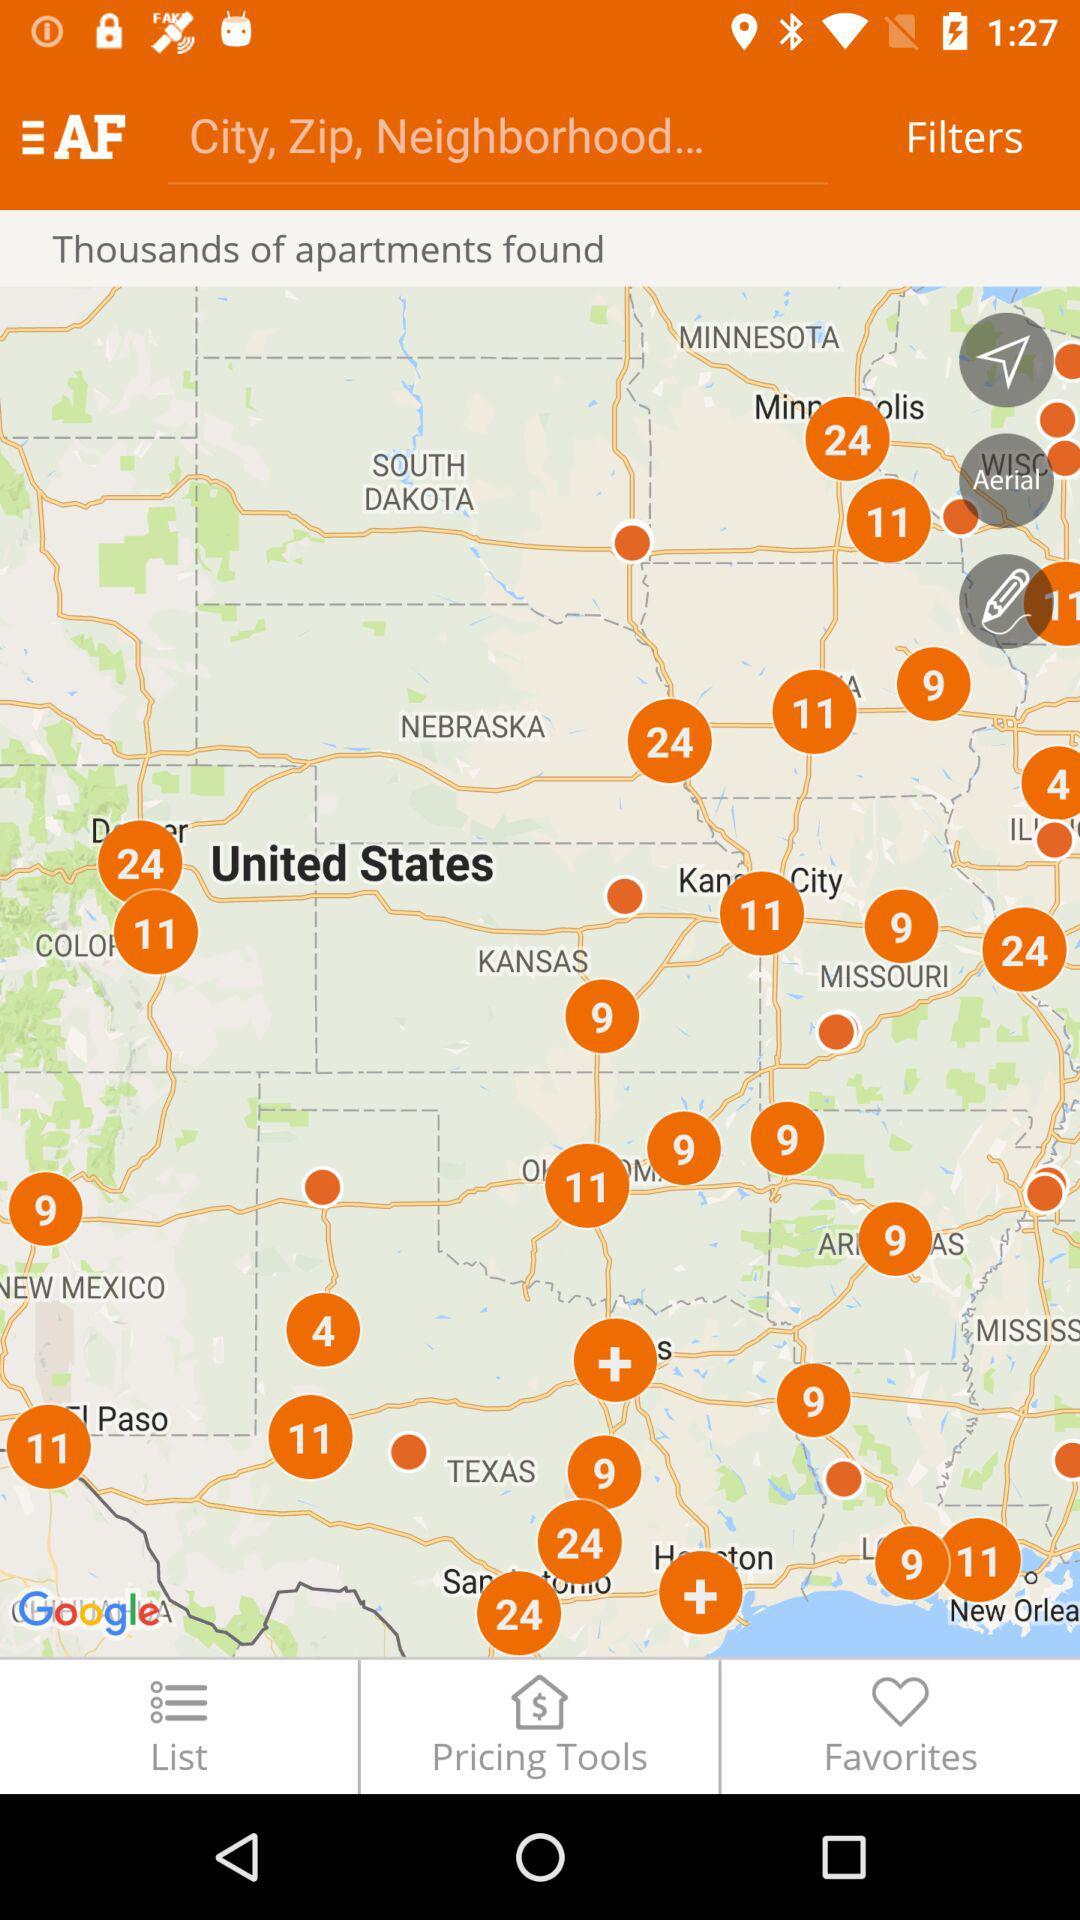 This screenshot has width=1080, height=1920. I want to click on pricing tools, so click(538, 1725).